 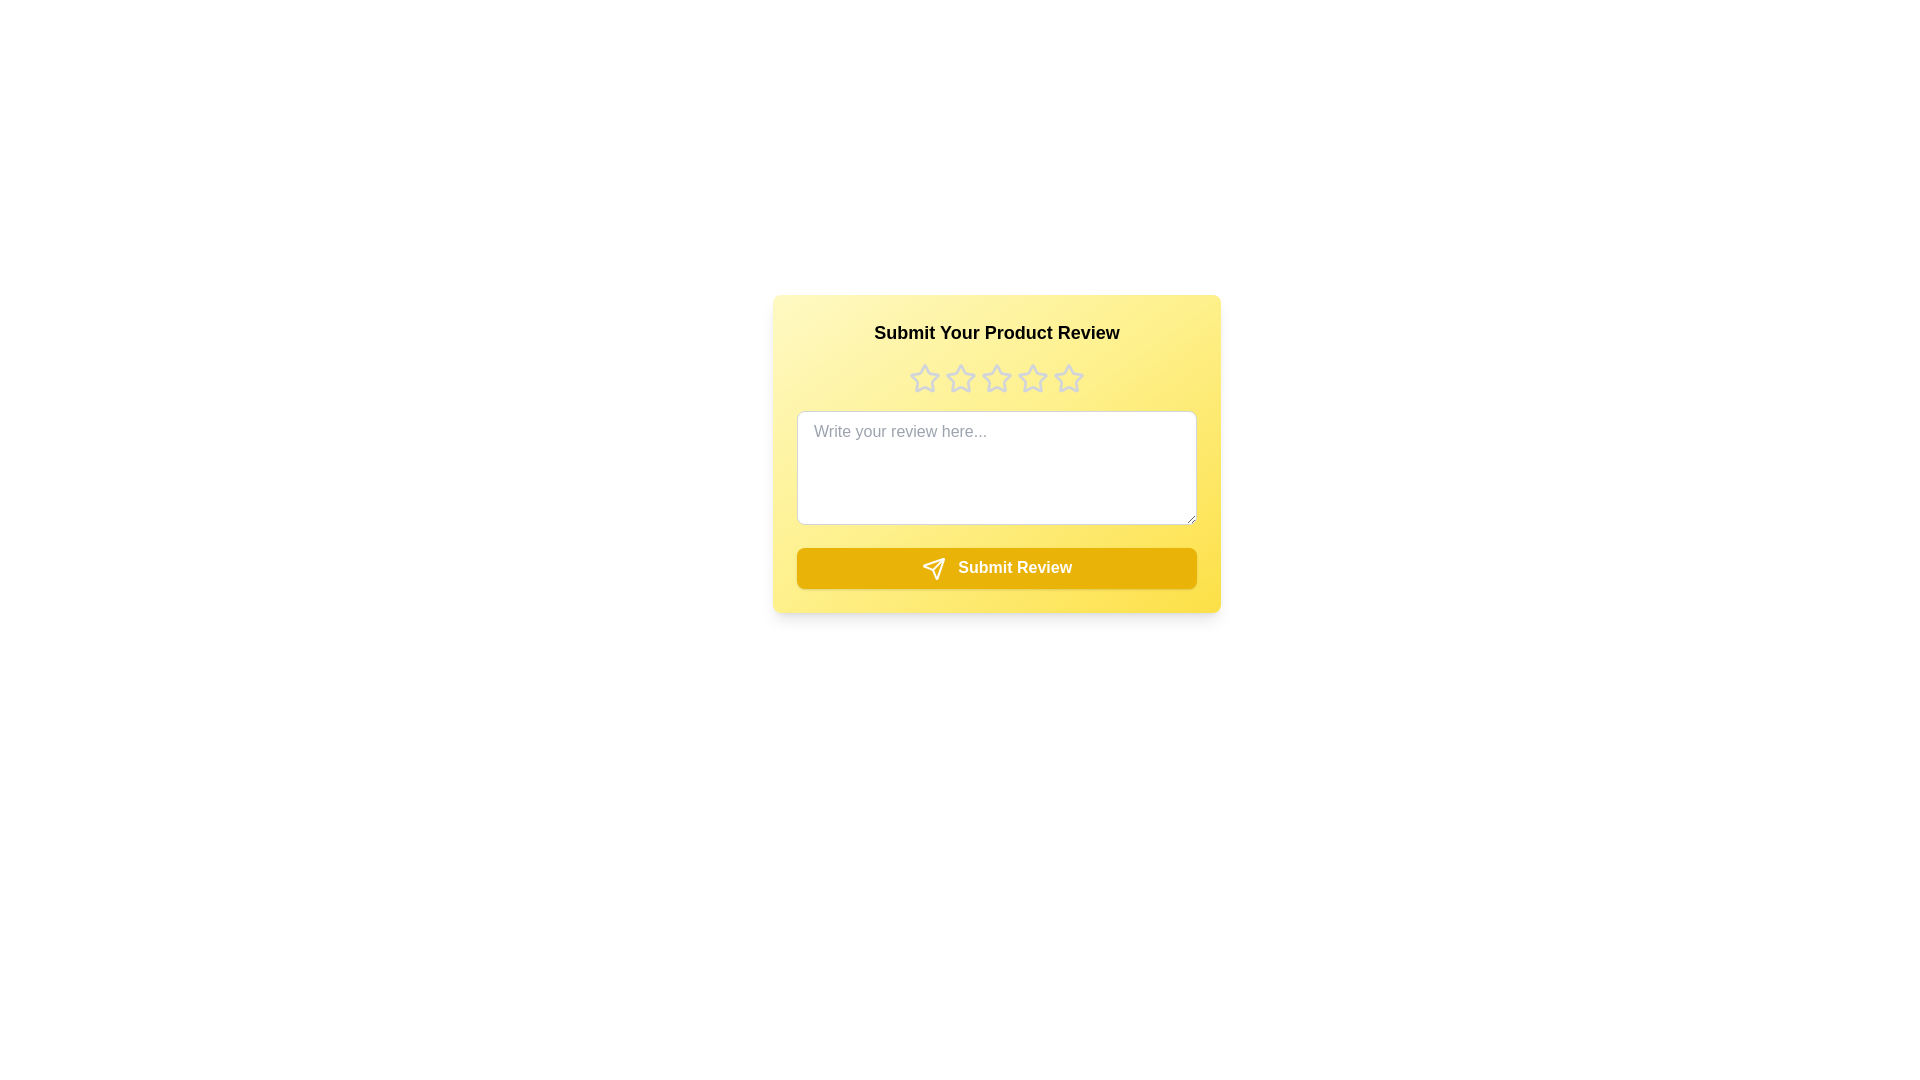 What do you see at coordinates (960, 378) in the screenshot?
I see `the third star icon from the left in a row of five stars` at bounding box center [960, 378].